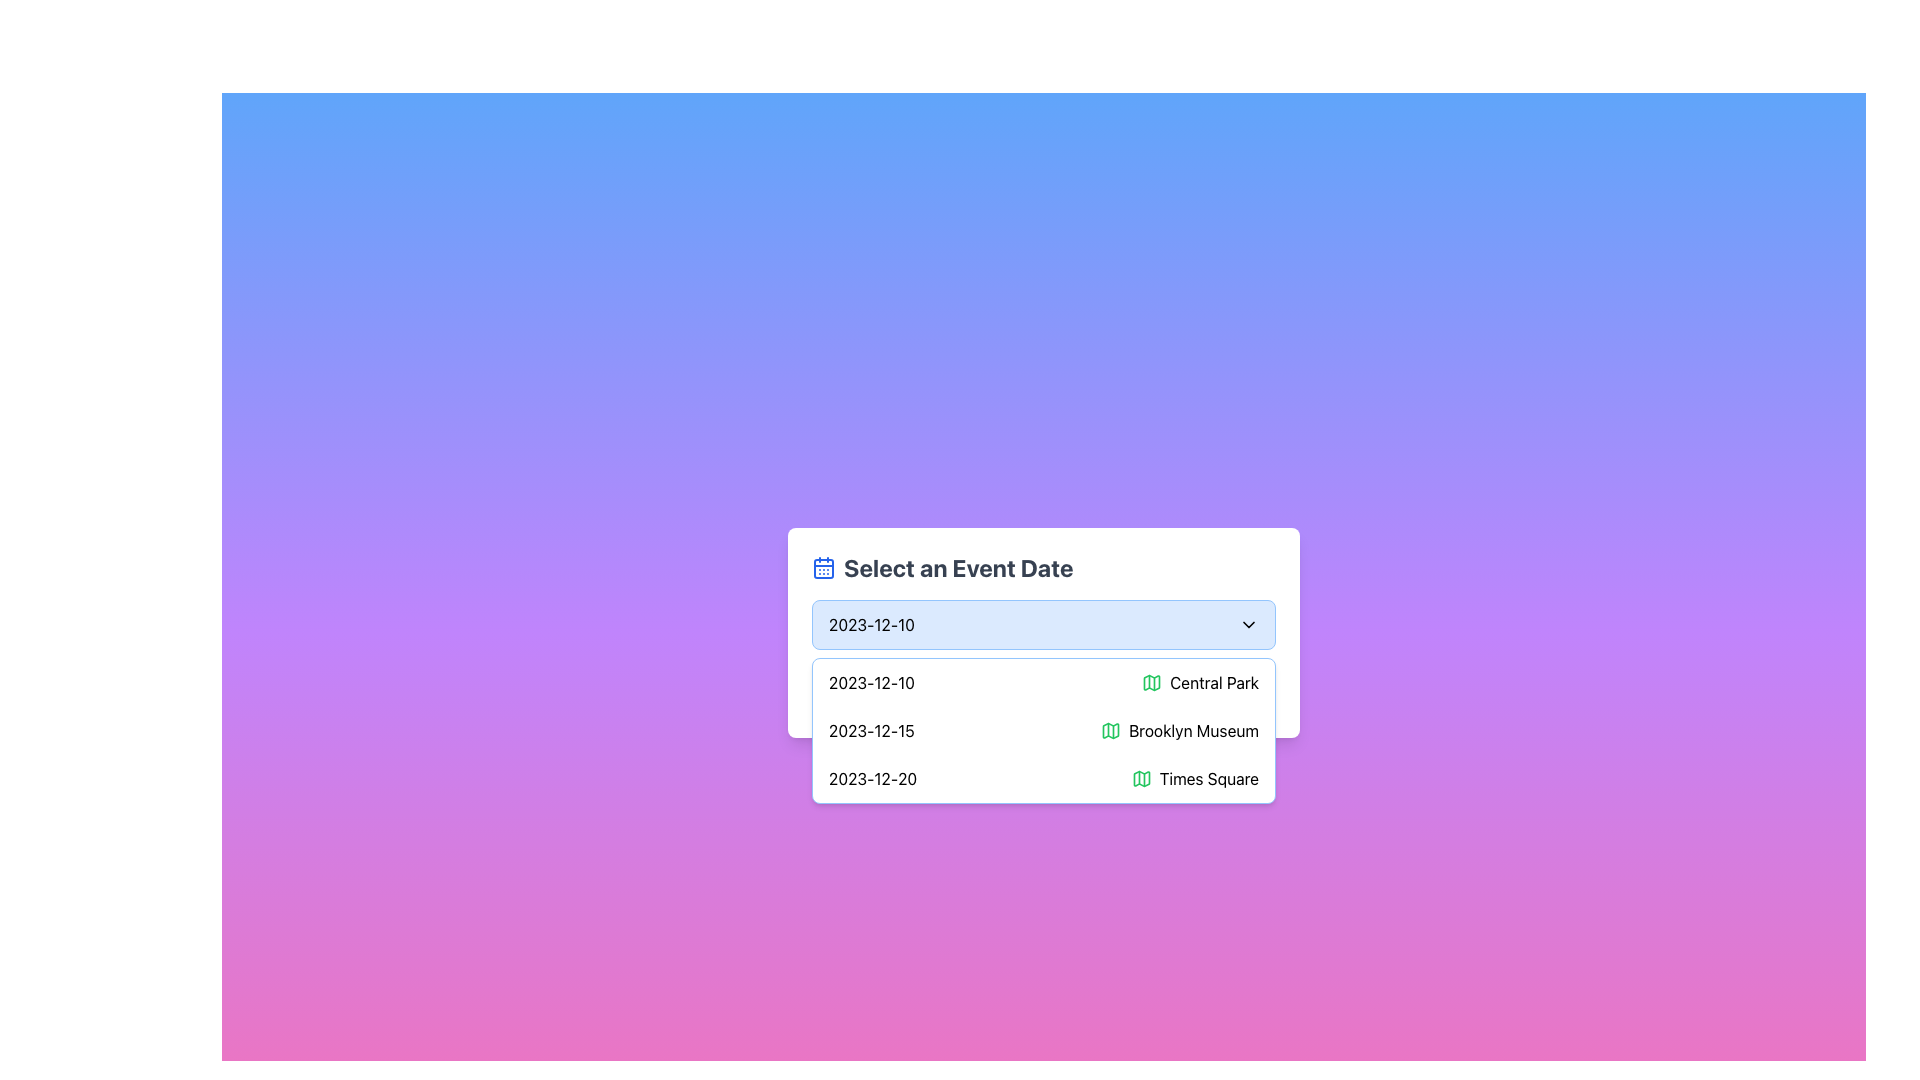 Image resolution: width=1920 pixels, height=1080 pixels. I want to click on the label with the green map icon and the text 'Times Square' which is located to the right of '2023-12-20' in the dropdown list of event options, so click(1195, 778).